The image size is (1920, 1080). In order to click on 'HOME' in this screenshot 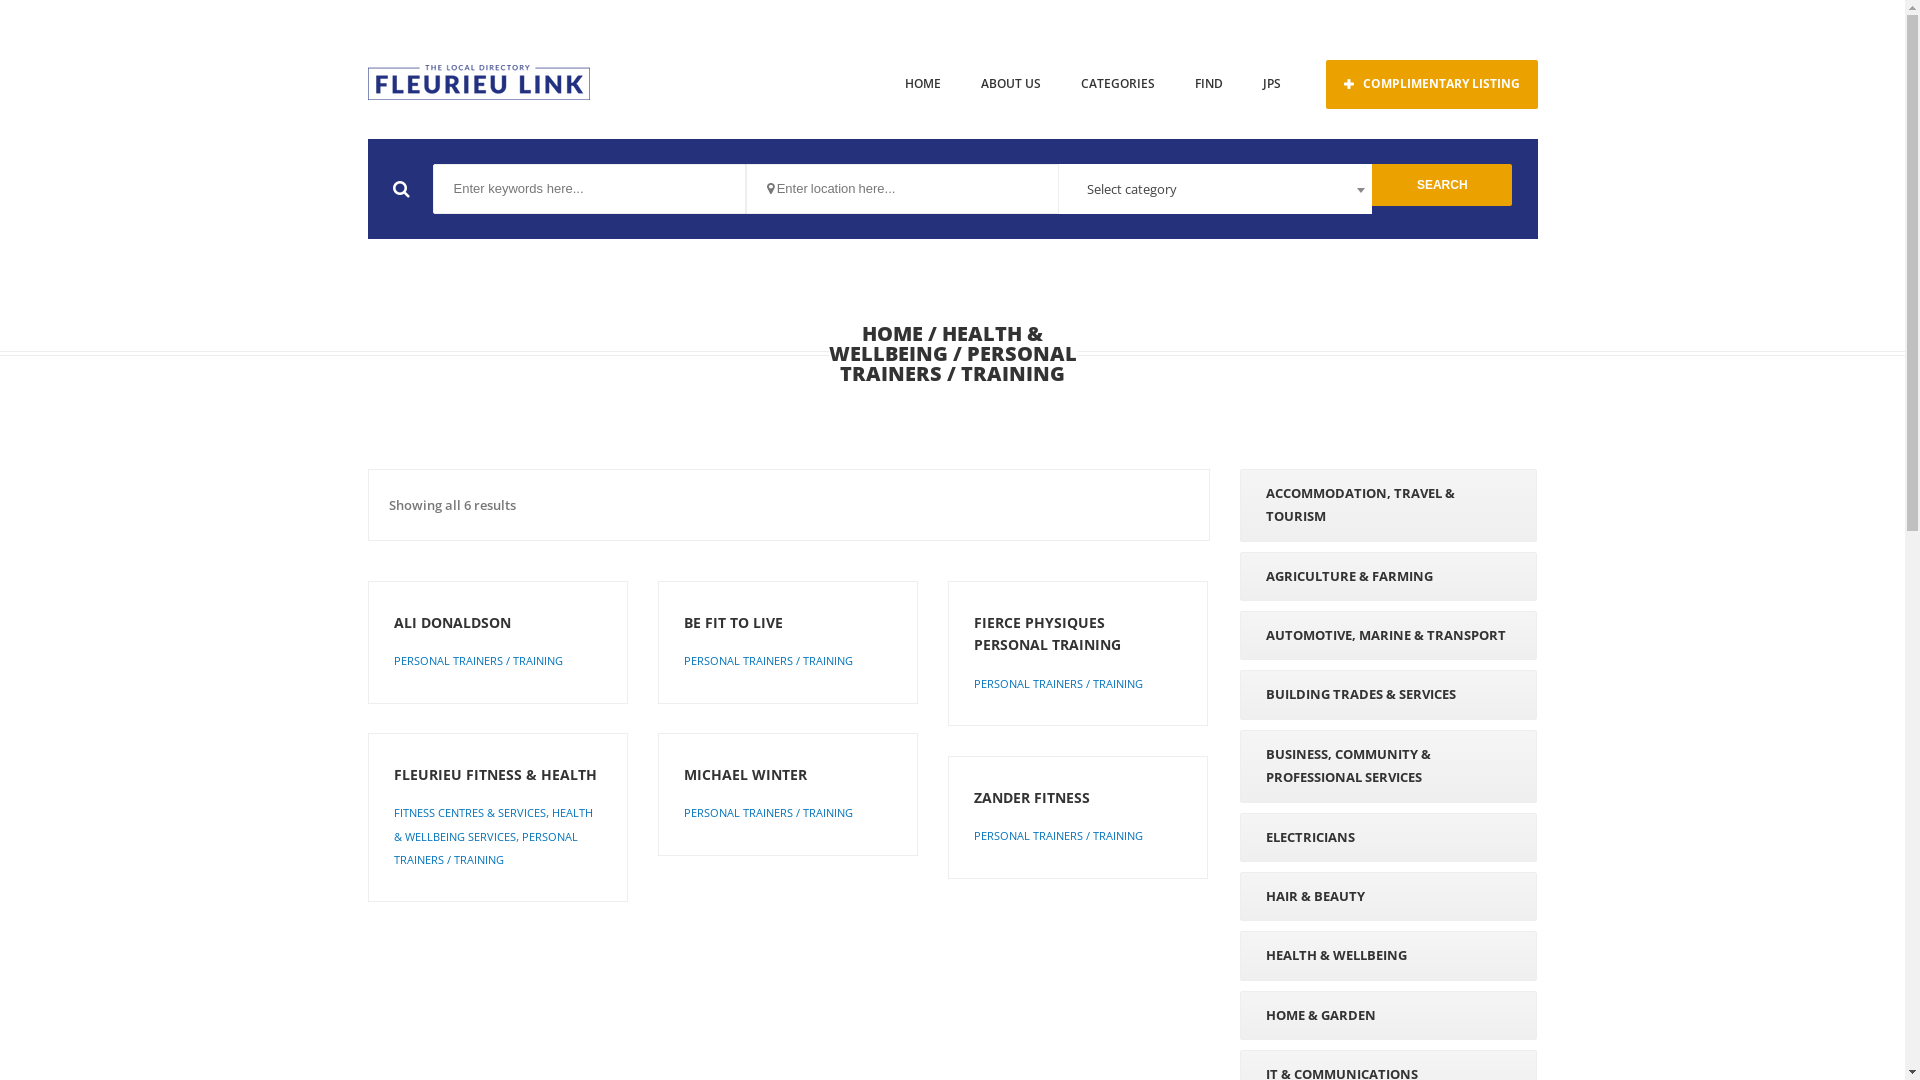, I will do `click(920, 83)`.